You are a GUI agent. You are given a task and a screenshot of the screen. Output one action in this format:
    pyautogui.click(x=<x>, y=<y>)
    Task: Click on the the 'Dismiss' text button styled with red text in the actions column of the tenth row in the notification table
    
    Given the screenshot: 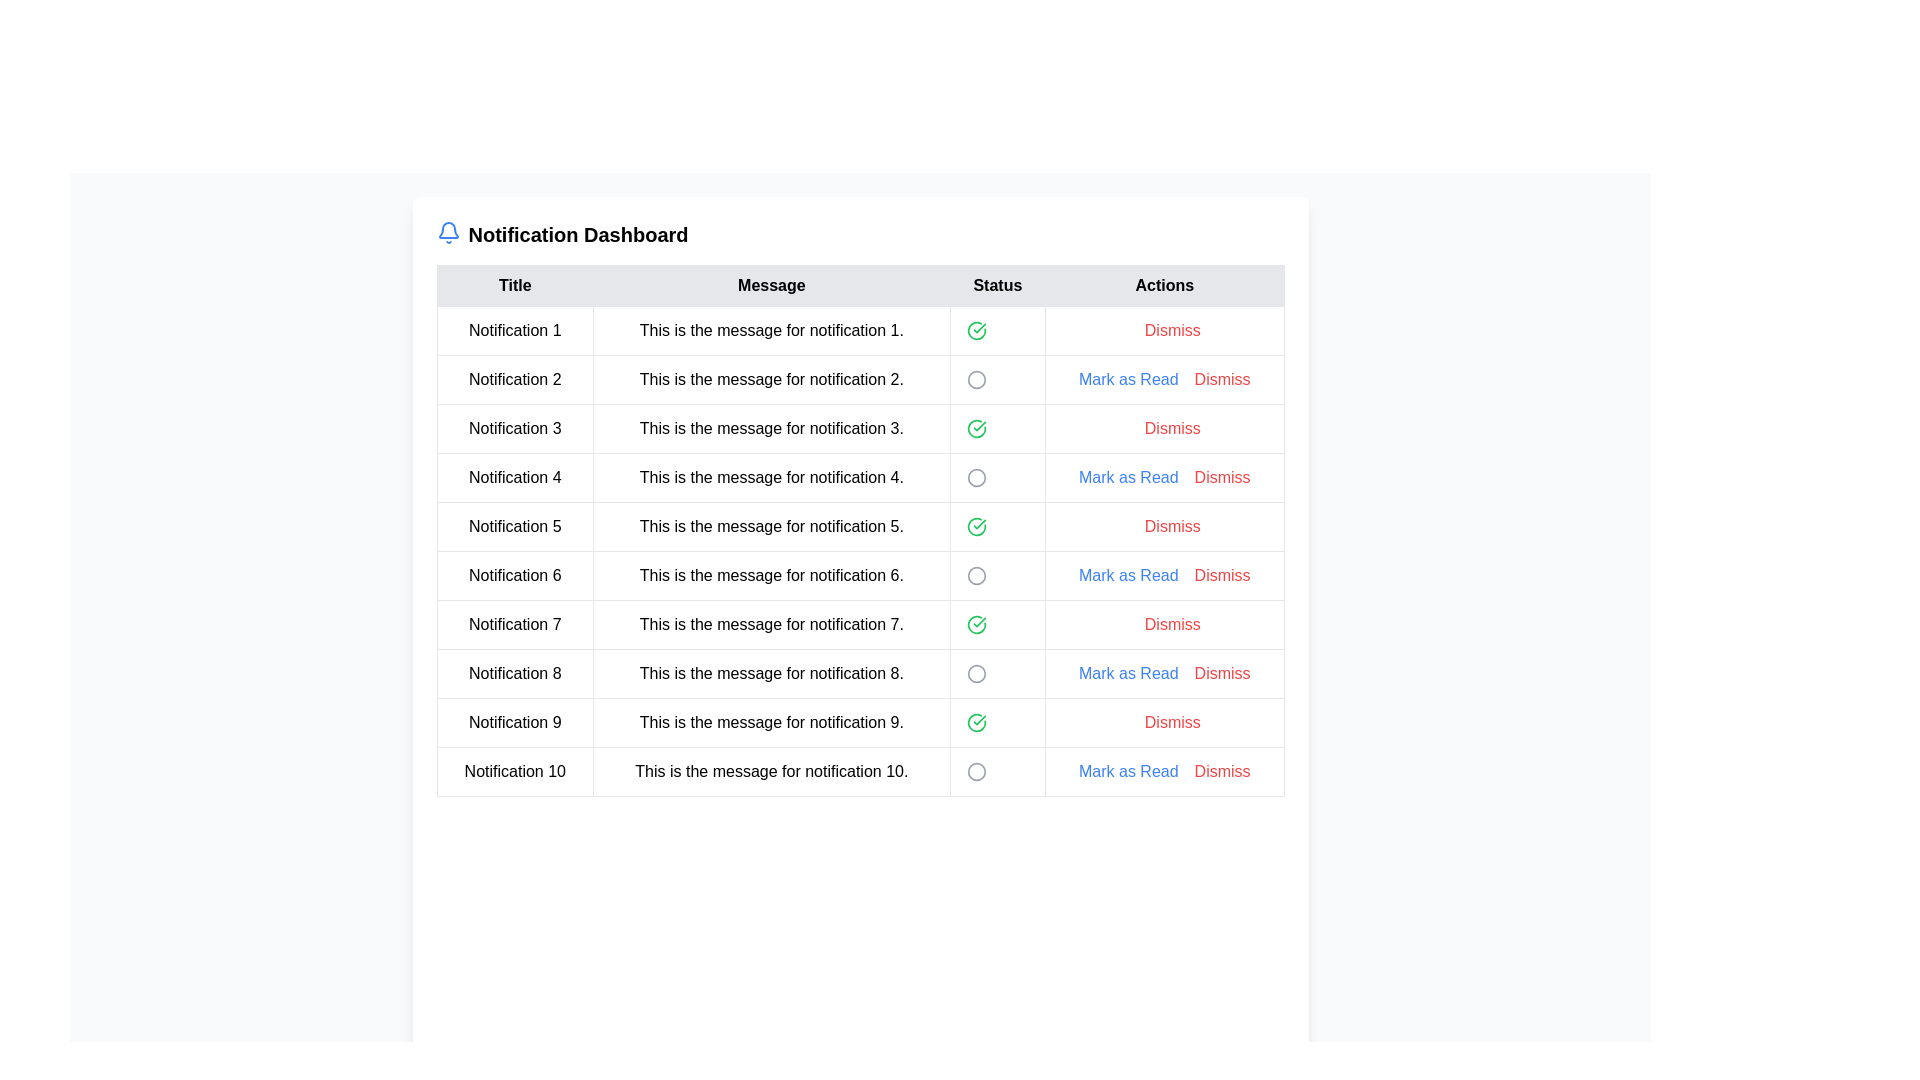 What is the action you would take?
    pyautogui.click(x=1221, y=770)
    